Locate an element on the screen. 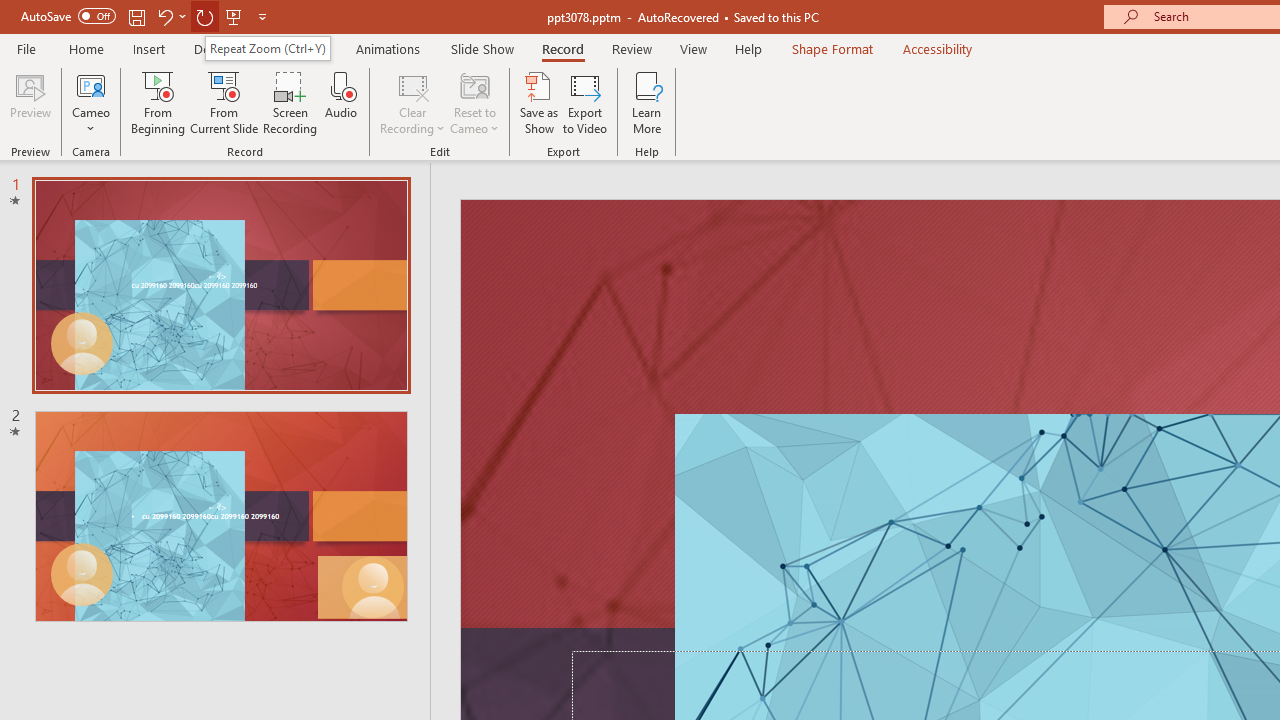 The height and width of the screenshot is (720, 1280). 'Reset to Cameo' is located at coordinates (473, 103).